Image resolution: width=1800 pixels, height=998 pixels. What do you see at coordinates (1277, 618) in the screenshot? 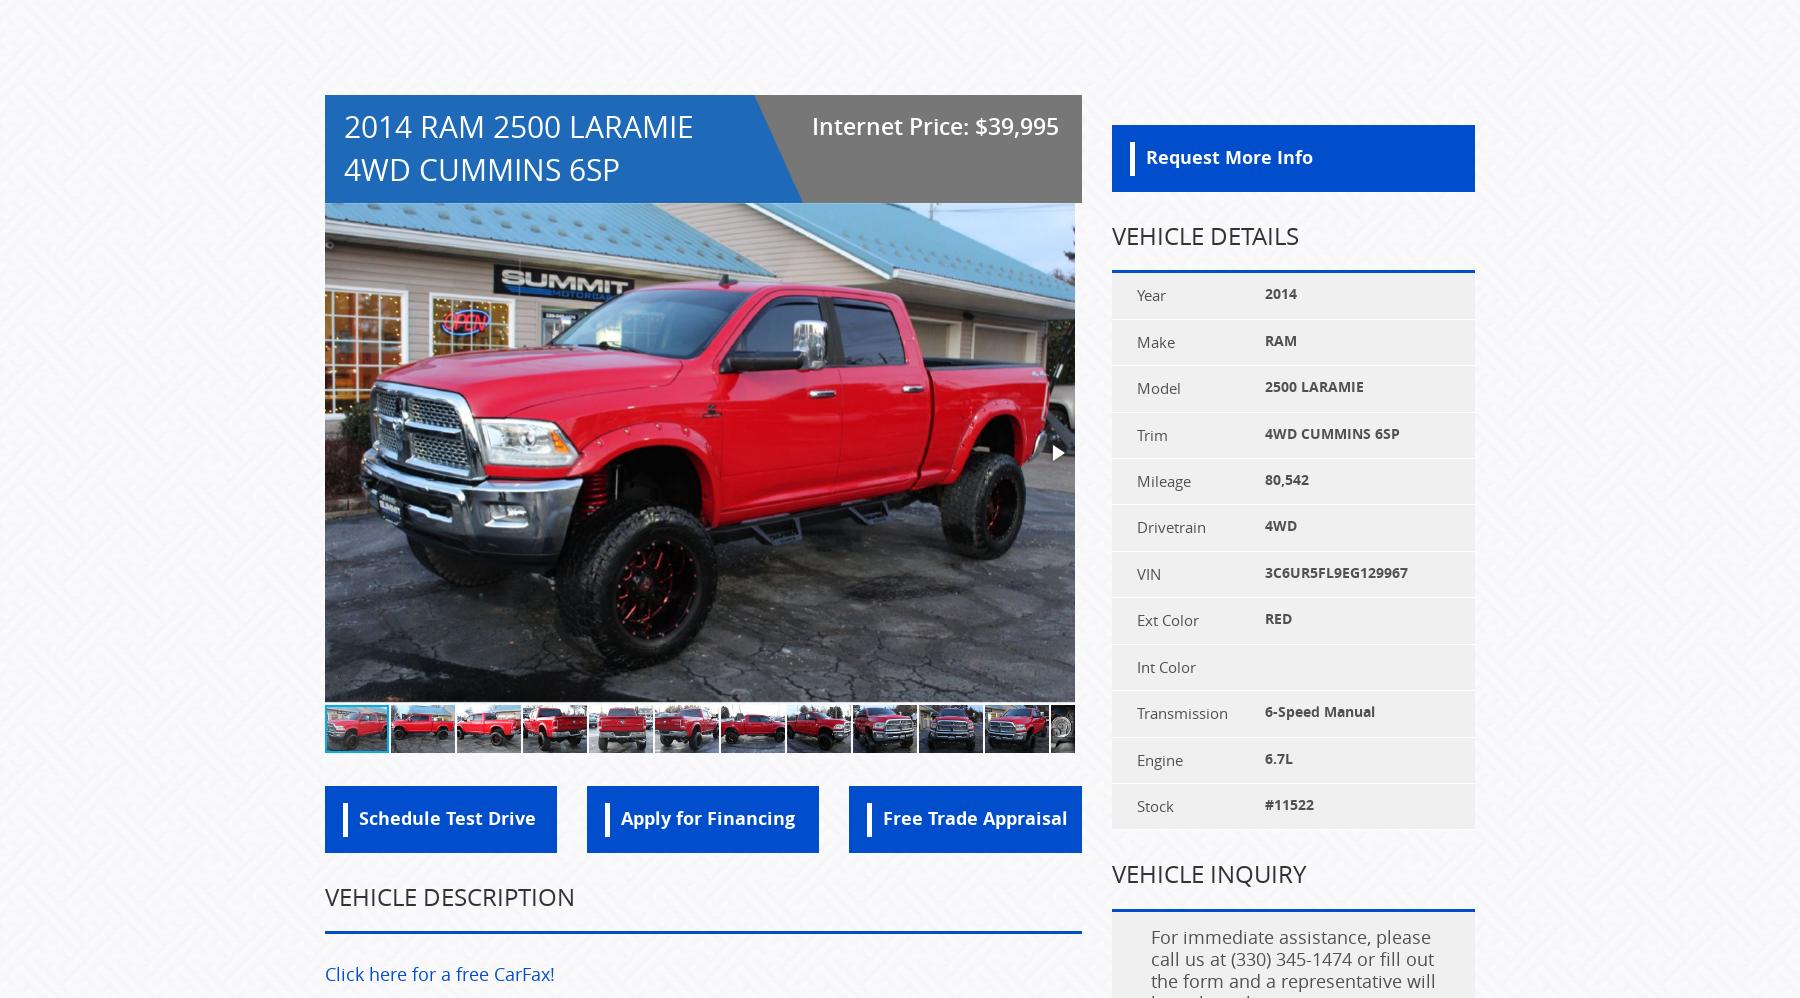
I see `'RED'` at bounding box center [1277, 618].